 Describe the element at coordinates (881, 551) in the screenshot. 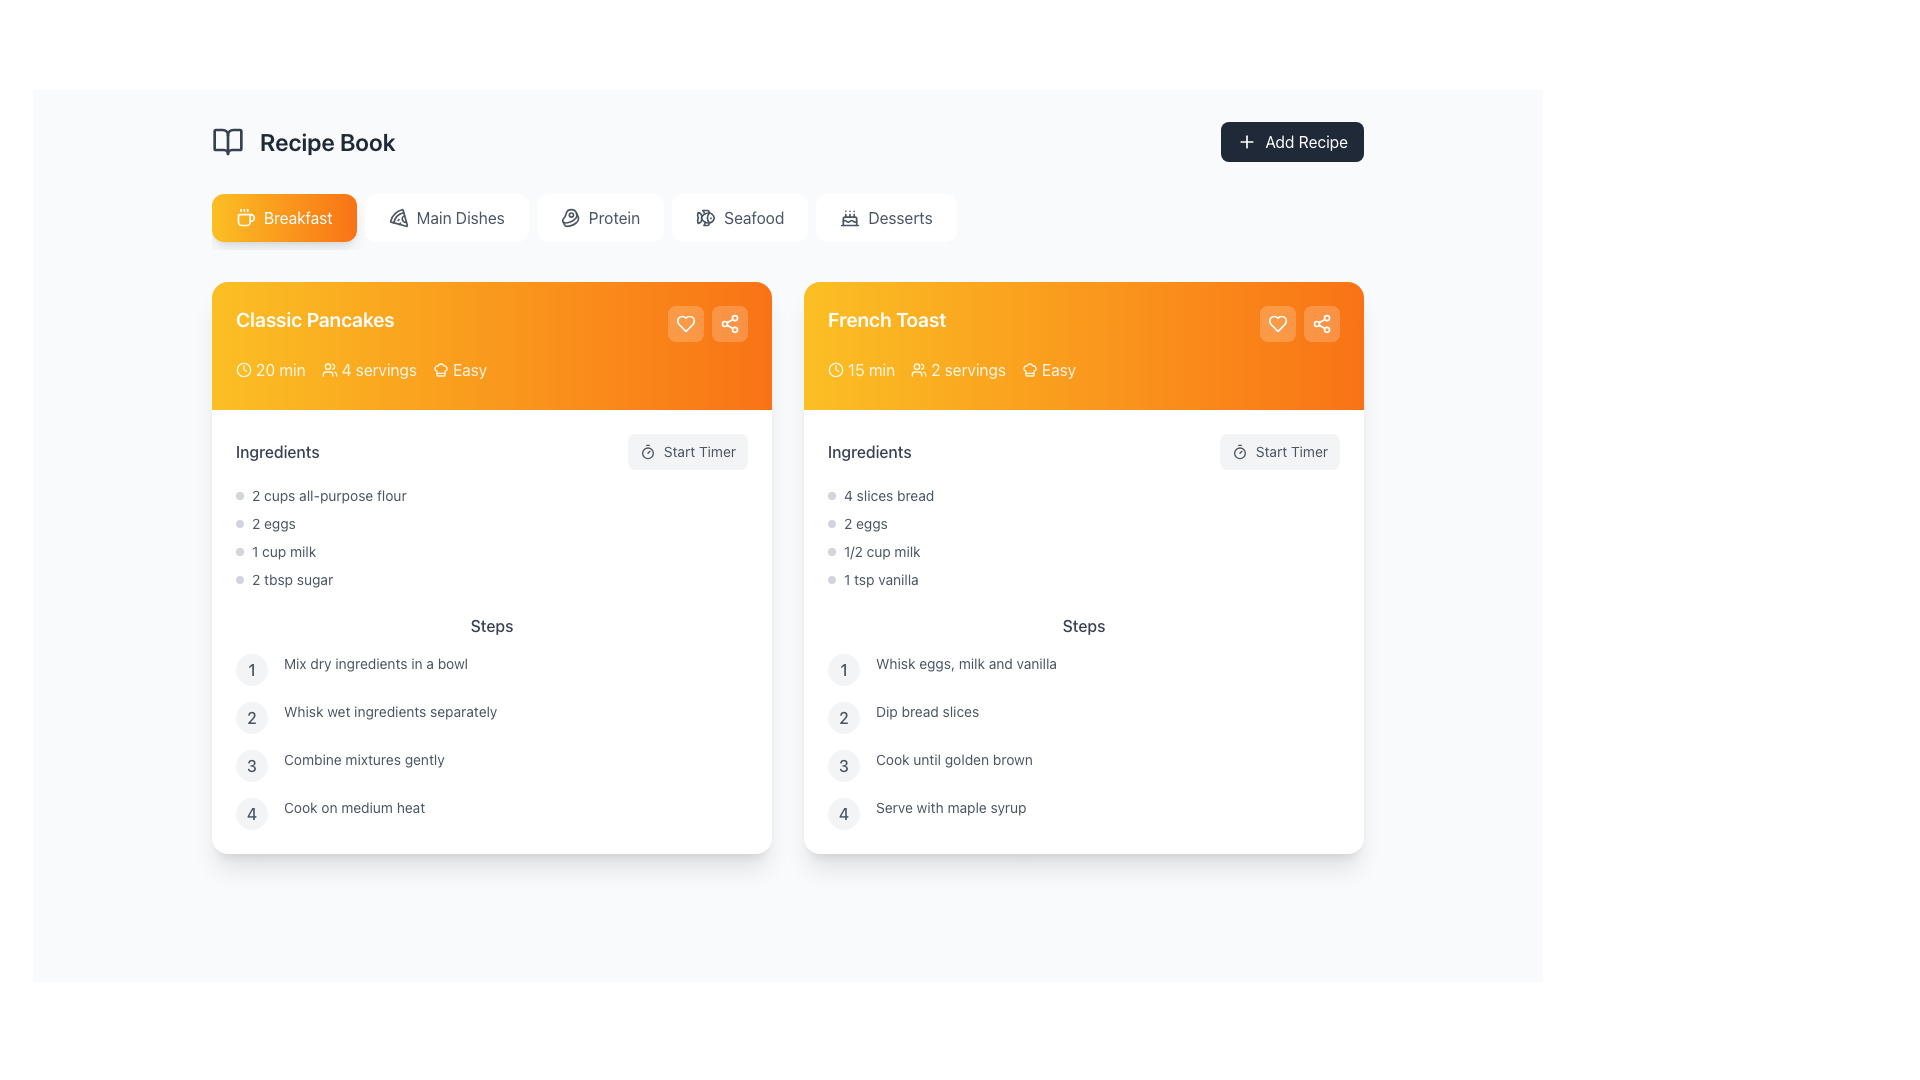

I see `the text label displaying '1/2 cup milk' in the 'Ingredients' section of the 'French Toast' recipe card, which is styled in a small, gray-colored font` at that location.